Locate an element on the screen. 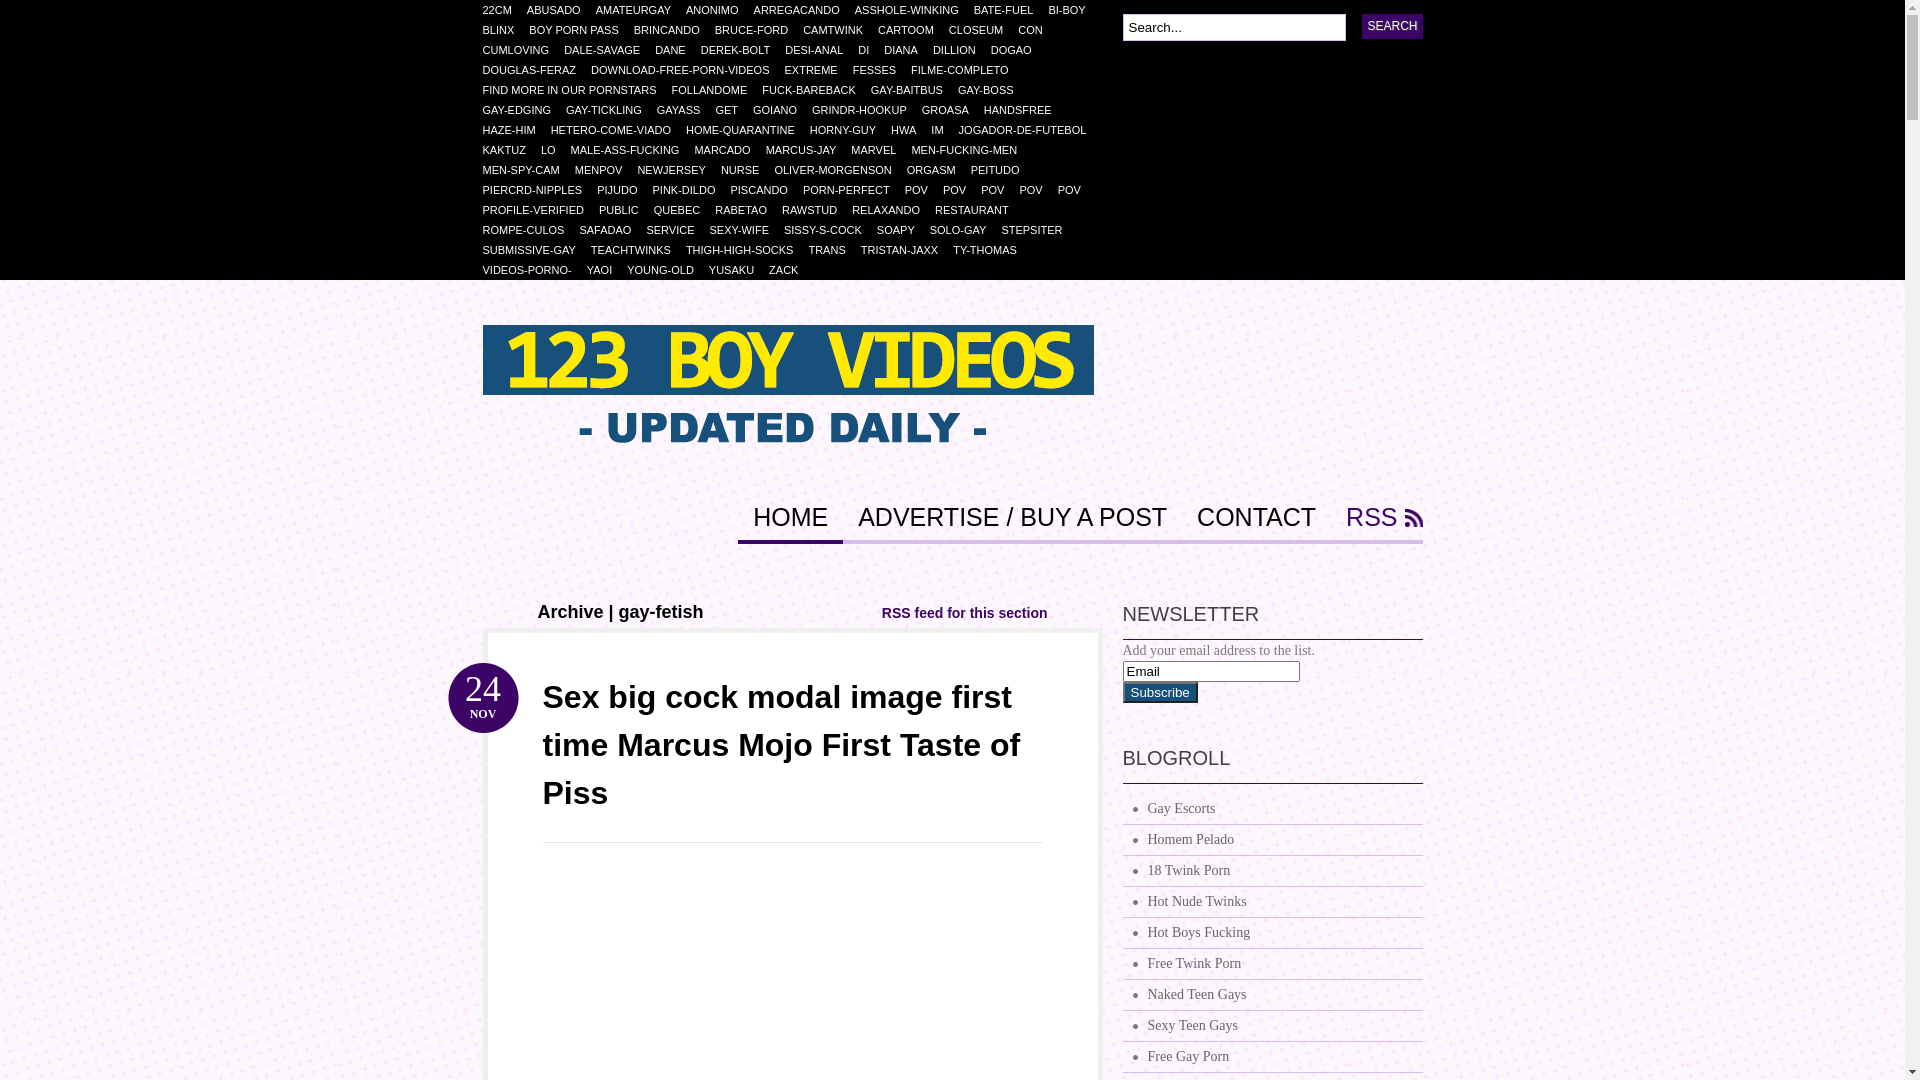 The height and width of the screenshot is (1080, 1920). 'PINK-DILDO' is located at coordinates (691, 189).